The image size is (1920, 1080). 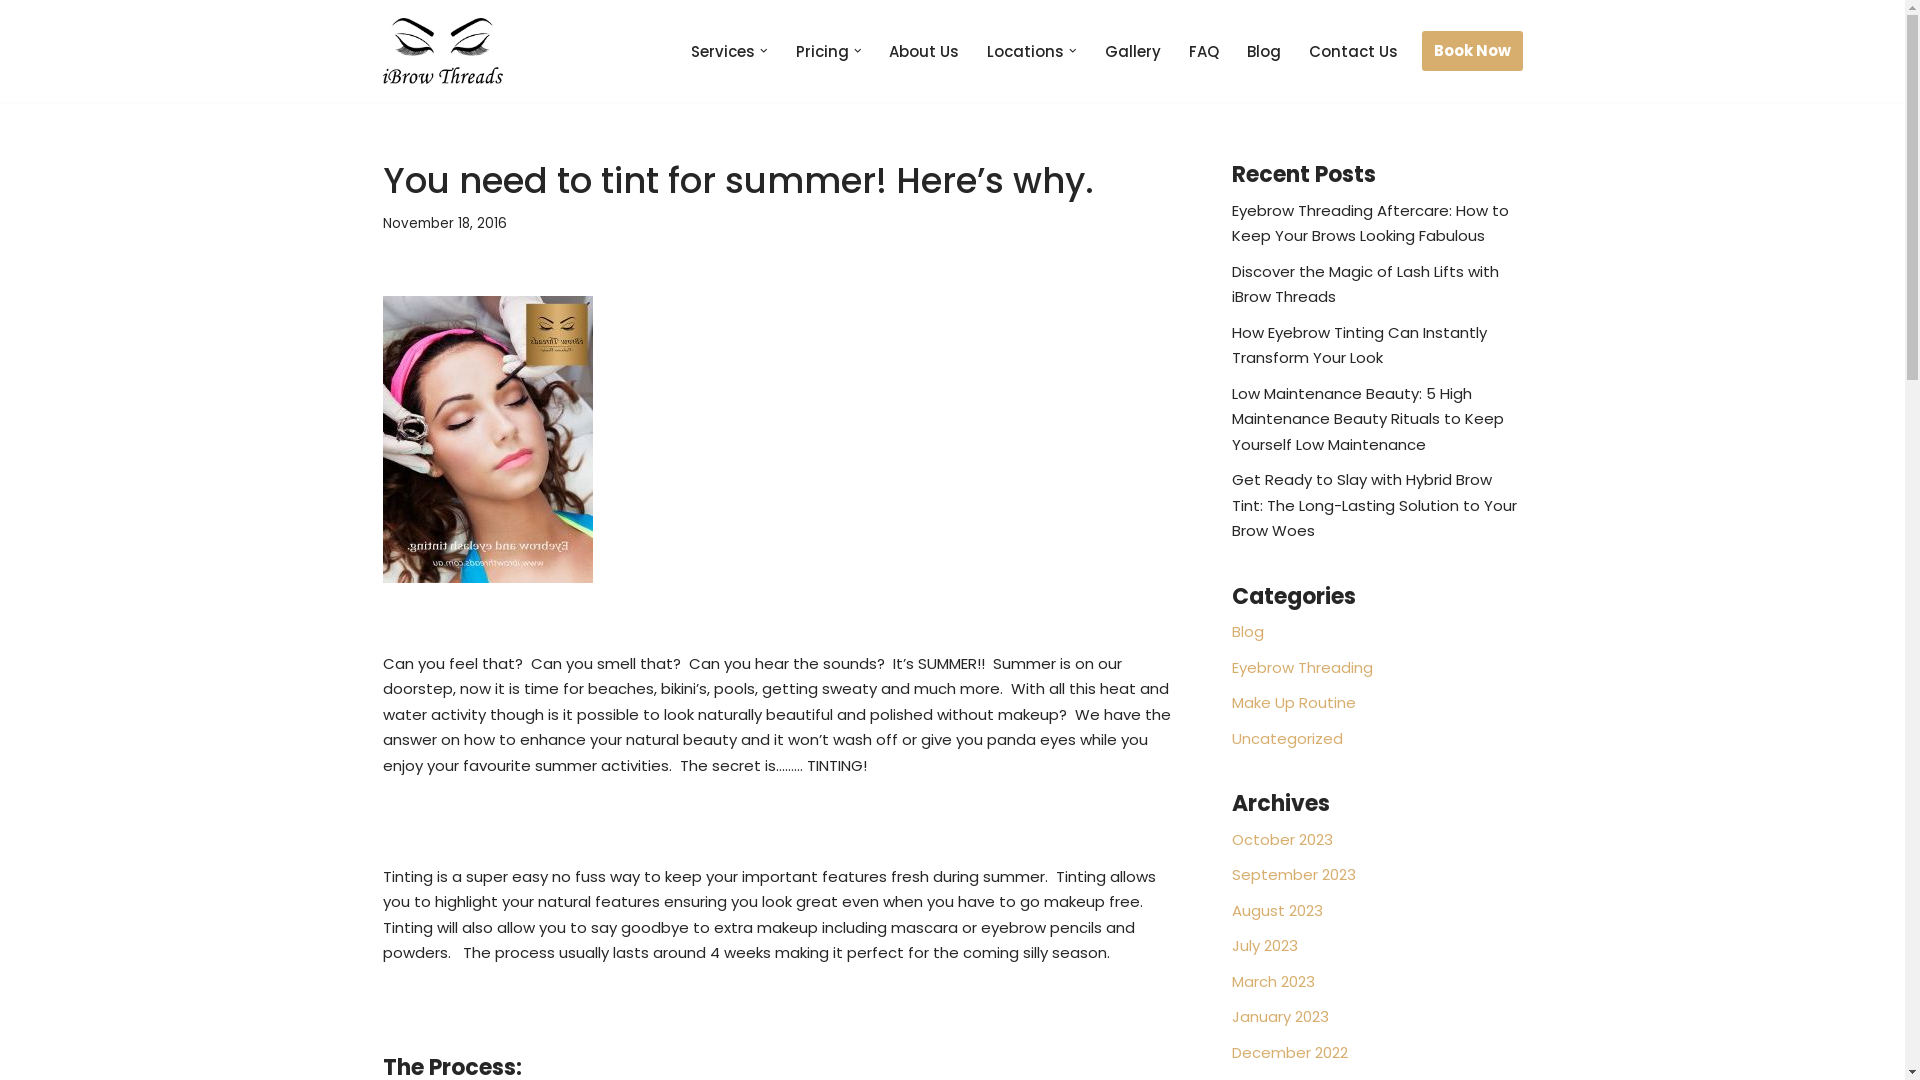 I want to click on 'August 2023', so click(x=1276, y=910).